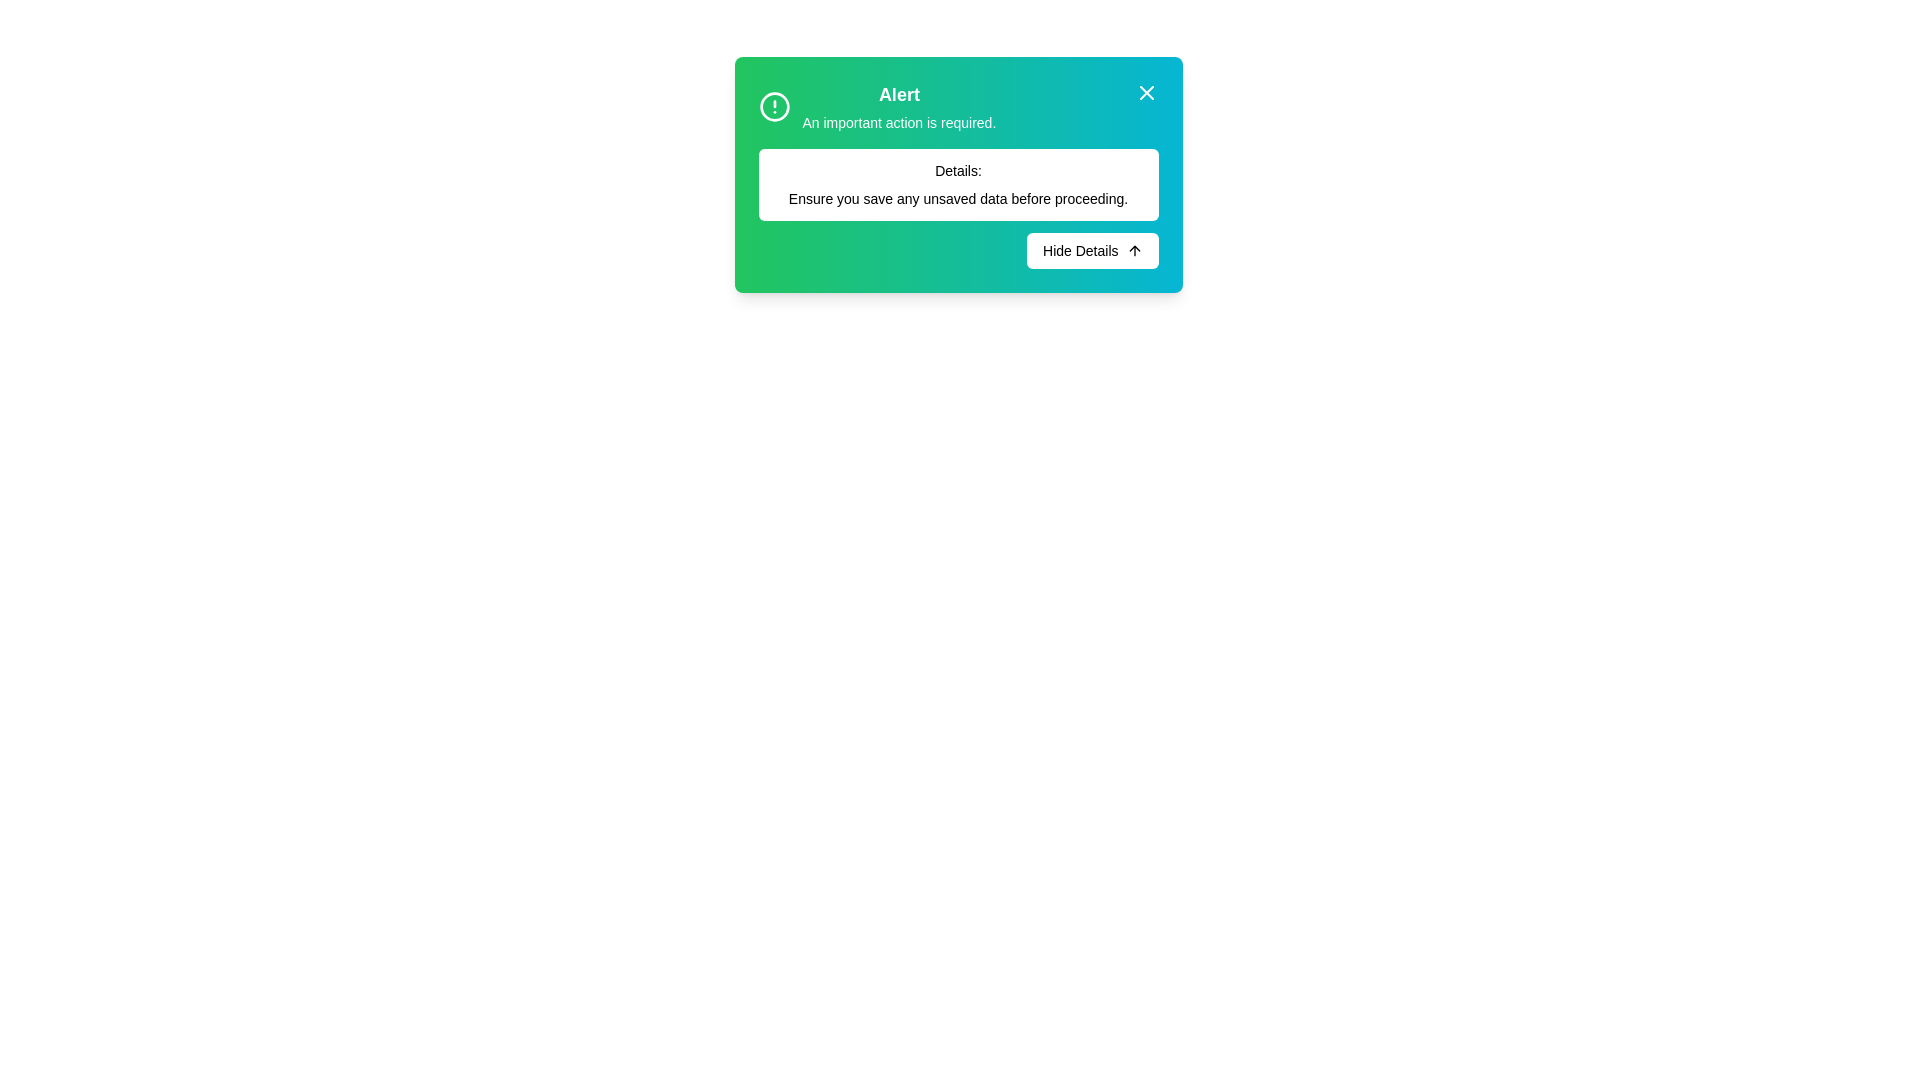 This screenshot has height=1080, width=1920. I want to click on the Notification header with icon and text, so click(877, 107).